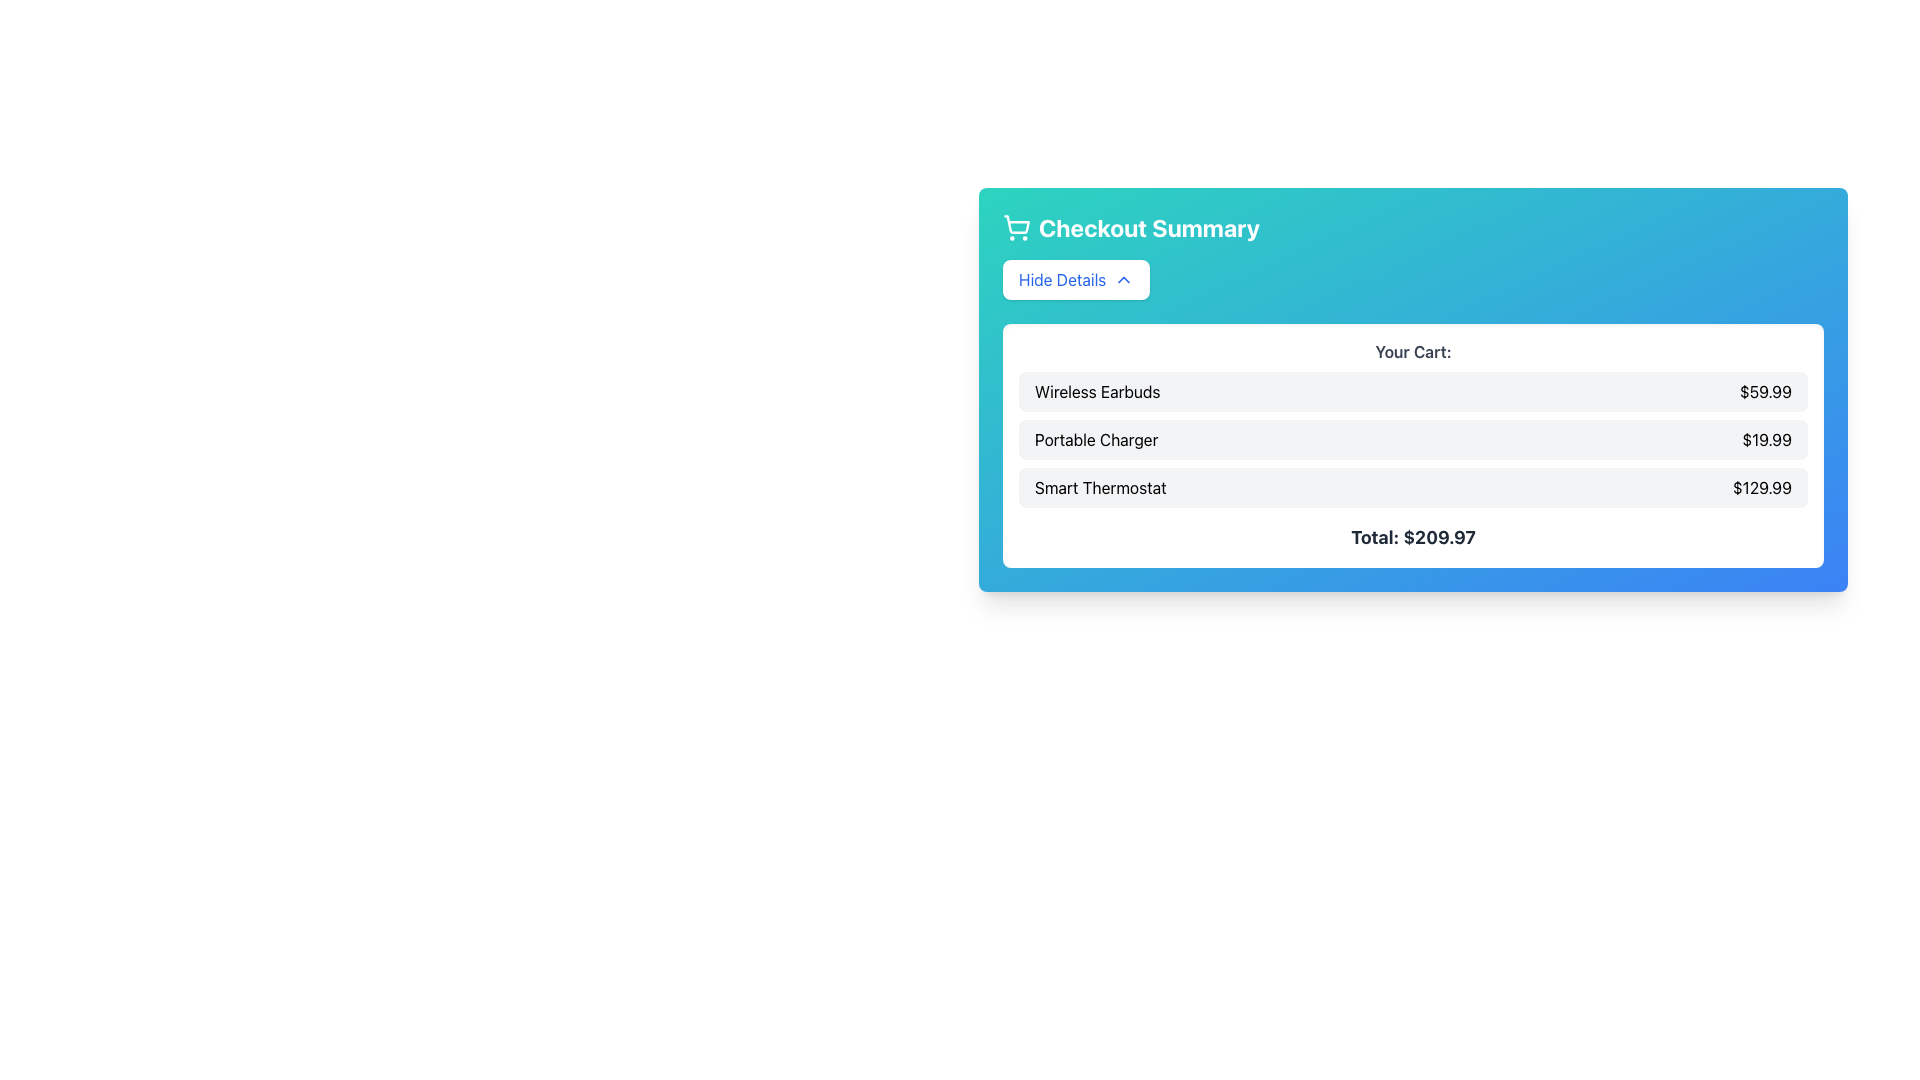 The width and height of the screenshot is (1920, 1080). Describe the element at coordinates (1017, 226) in the screenshot. I see `the shopping cart icon located to the left of the 'Checkout Summary' text, which is styled in a white outline against a gradient turquoise background` at that location.